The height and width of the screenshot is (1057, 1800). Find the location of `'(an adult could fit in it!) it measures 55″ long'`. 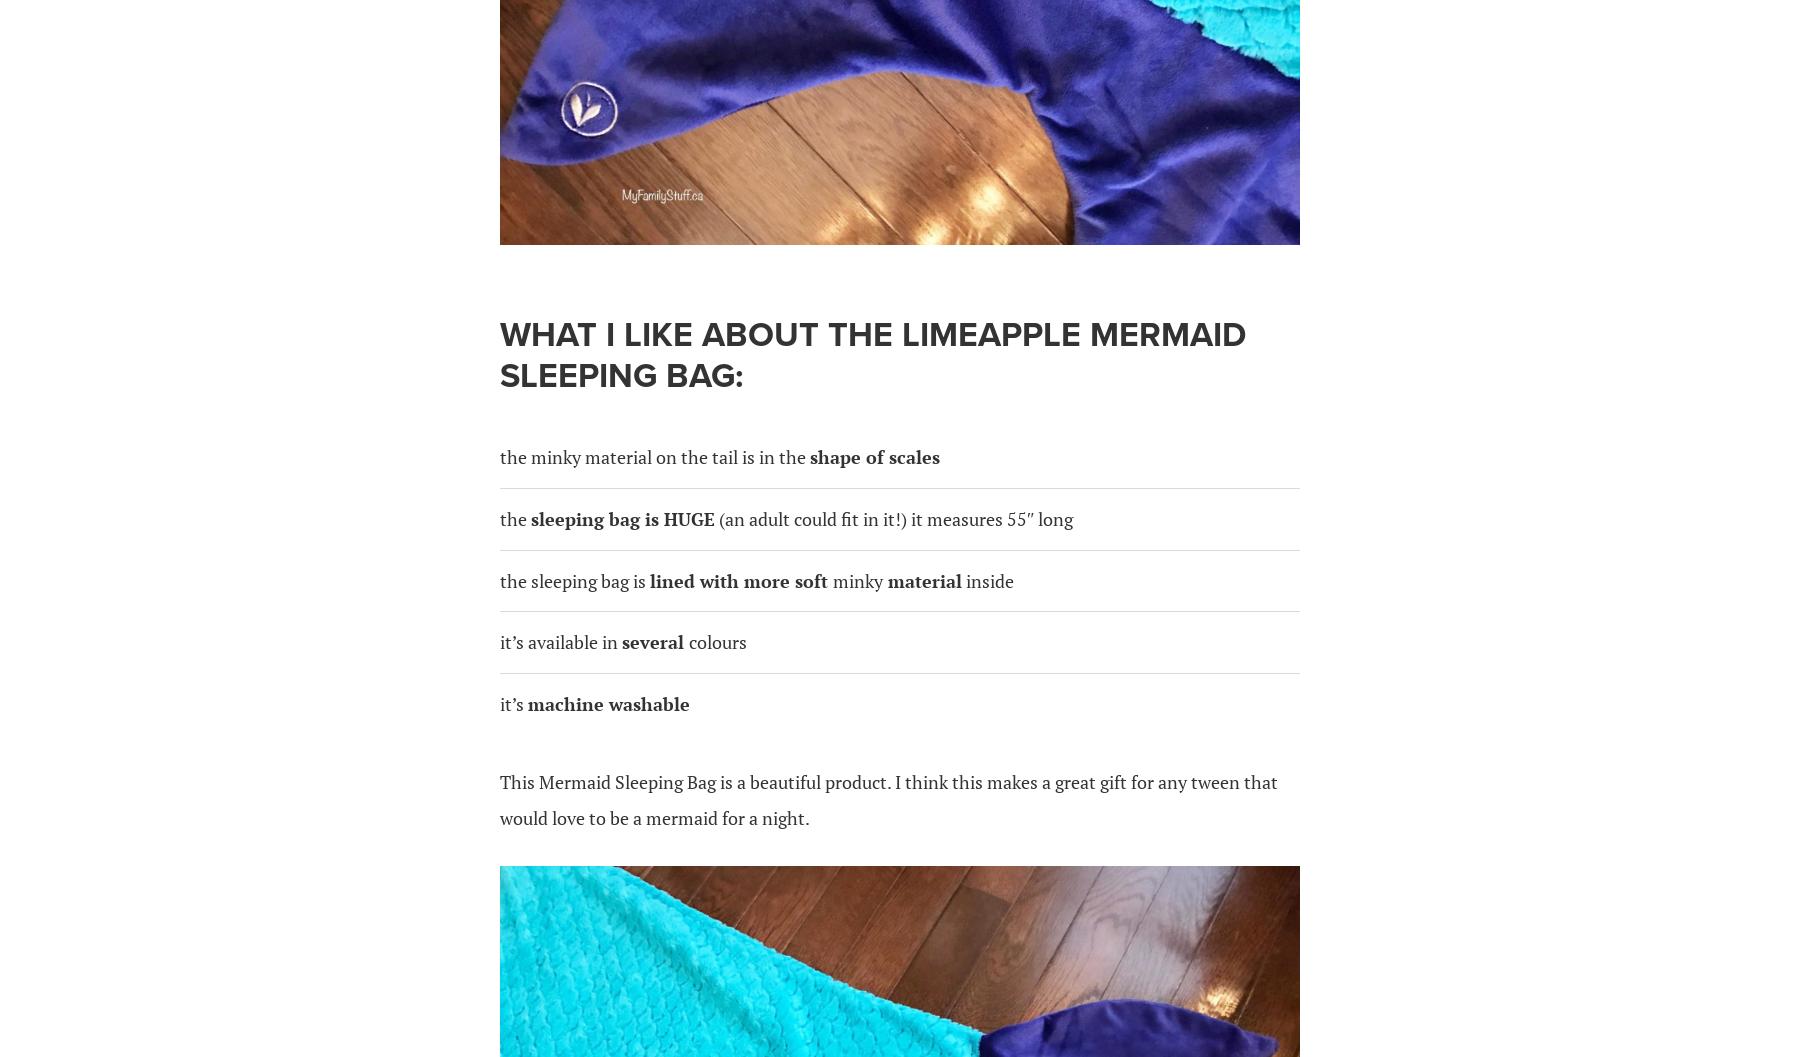

'(an adult could fit in it!) it measures 55″ long' is located at coordinates (894, 518).